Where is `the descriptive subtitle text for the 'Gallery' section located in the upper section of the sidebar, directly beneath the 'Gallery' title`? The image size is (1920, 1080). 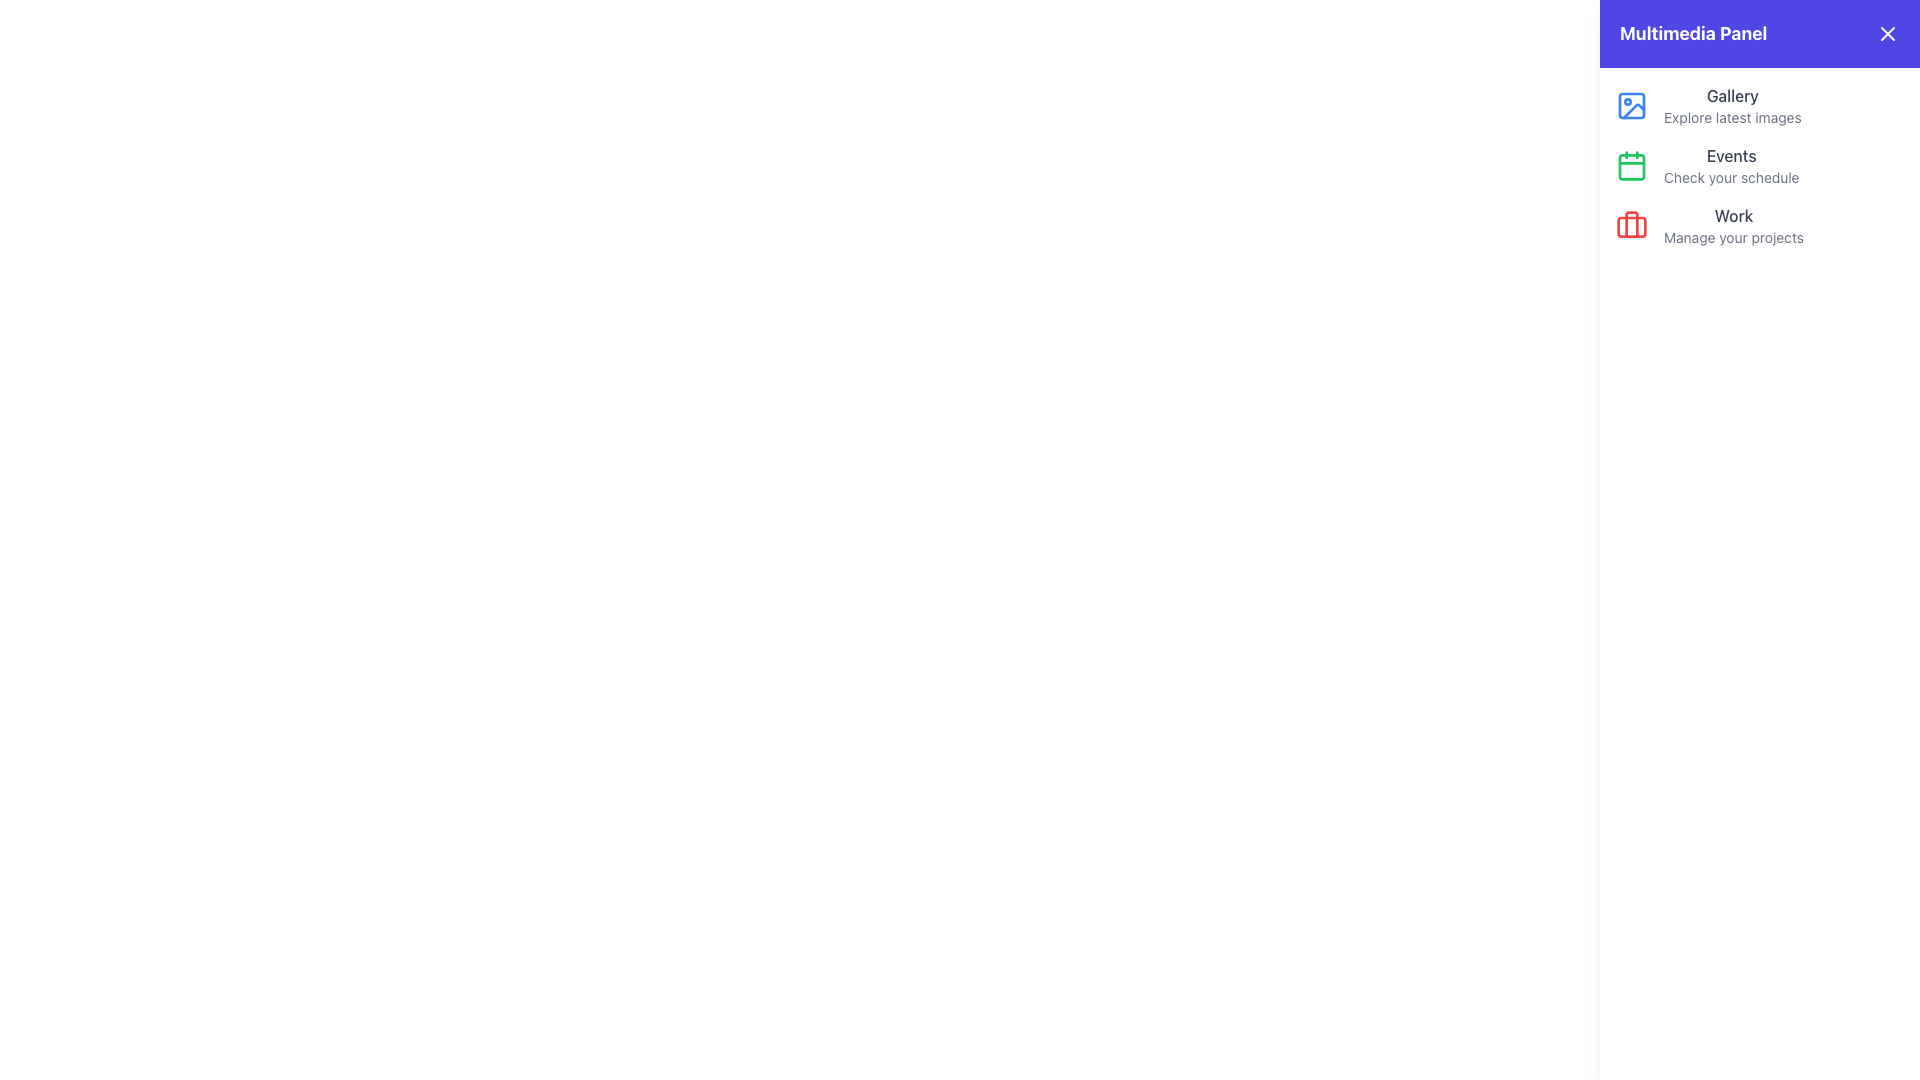 the descriptive subtitle text for the 'Gallery' section located in the upper section of the sidebar, directly beneath the 'Gallery' title is located at coordinates (1731, 118).